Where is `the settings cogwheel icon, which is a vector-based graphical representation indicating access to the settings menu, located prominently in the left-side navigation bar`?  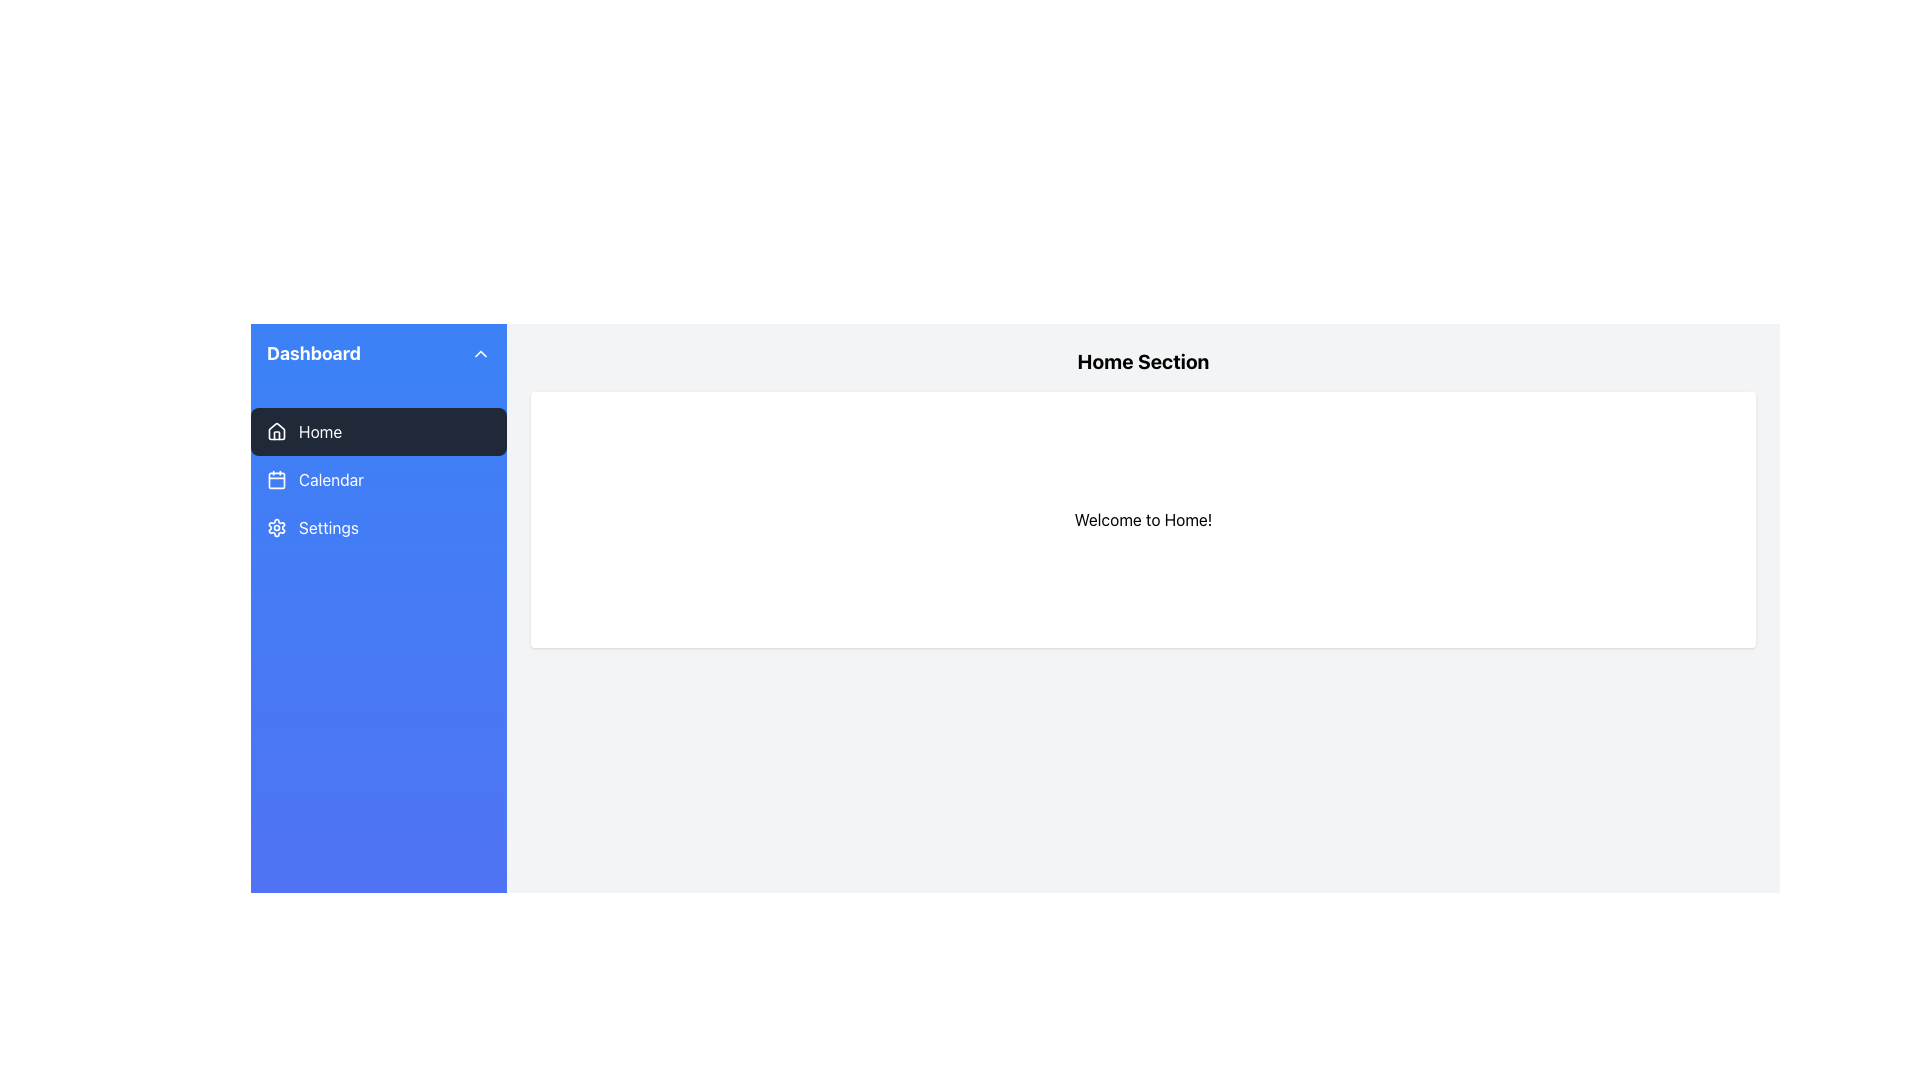 the settings cogwheel icon, which is a vector-based graphical representation indicating access to the settings menu, located prominently in the left-side navigation bar is located at coordinates (276, 527).